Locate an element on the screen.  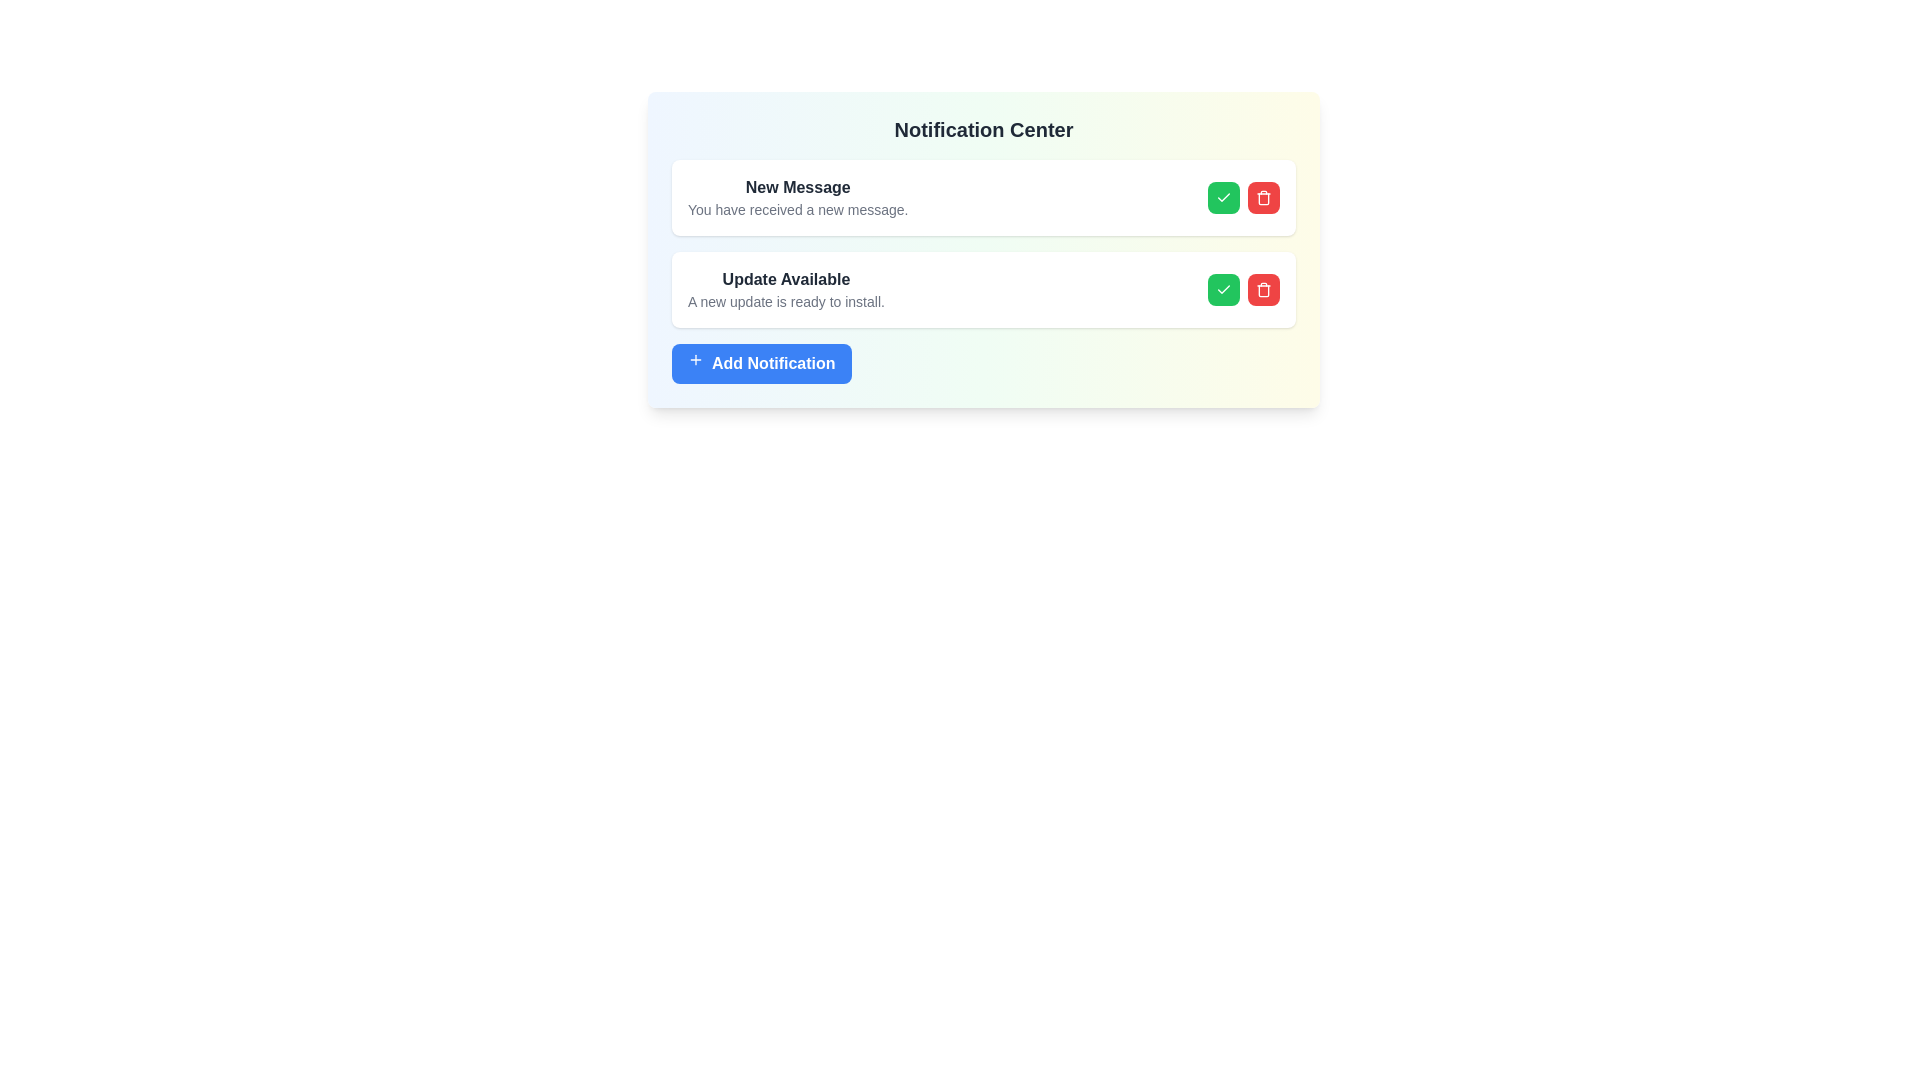
the second button in the horizontal button group of the Notification Center is located at coordinates (1262, 289).